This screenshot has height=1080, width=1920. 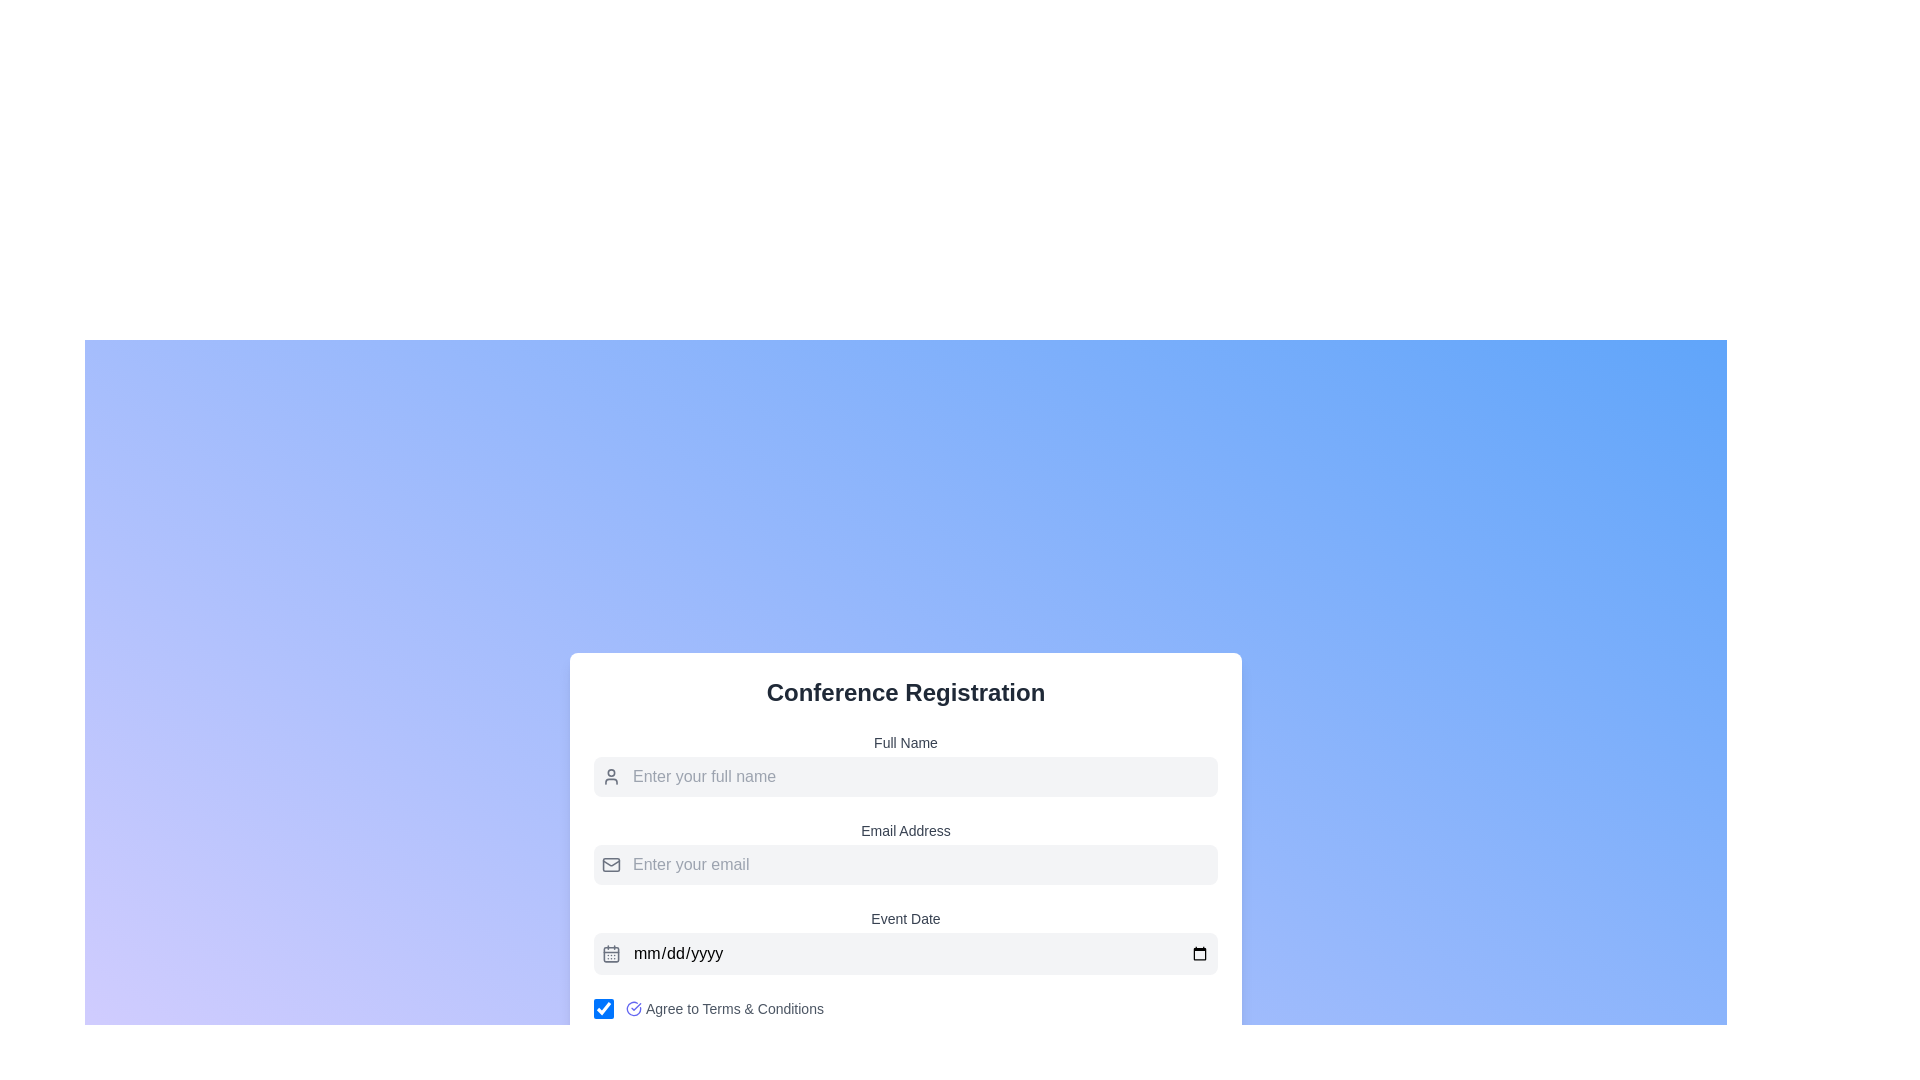 I want to click on the agreement icon located to the left of the 'Agree to Terms & Conditions' text, which serves as an indicator for agreement or confirmation, so click(x=632, y=1009).